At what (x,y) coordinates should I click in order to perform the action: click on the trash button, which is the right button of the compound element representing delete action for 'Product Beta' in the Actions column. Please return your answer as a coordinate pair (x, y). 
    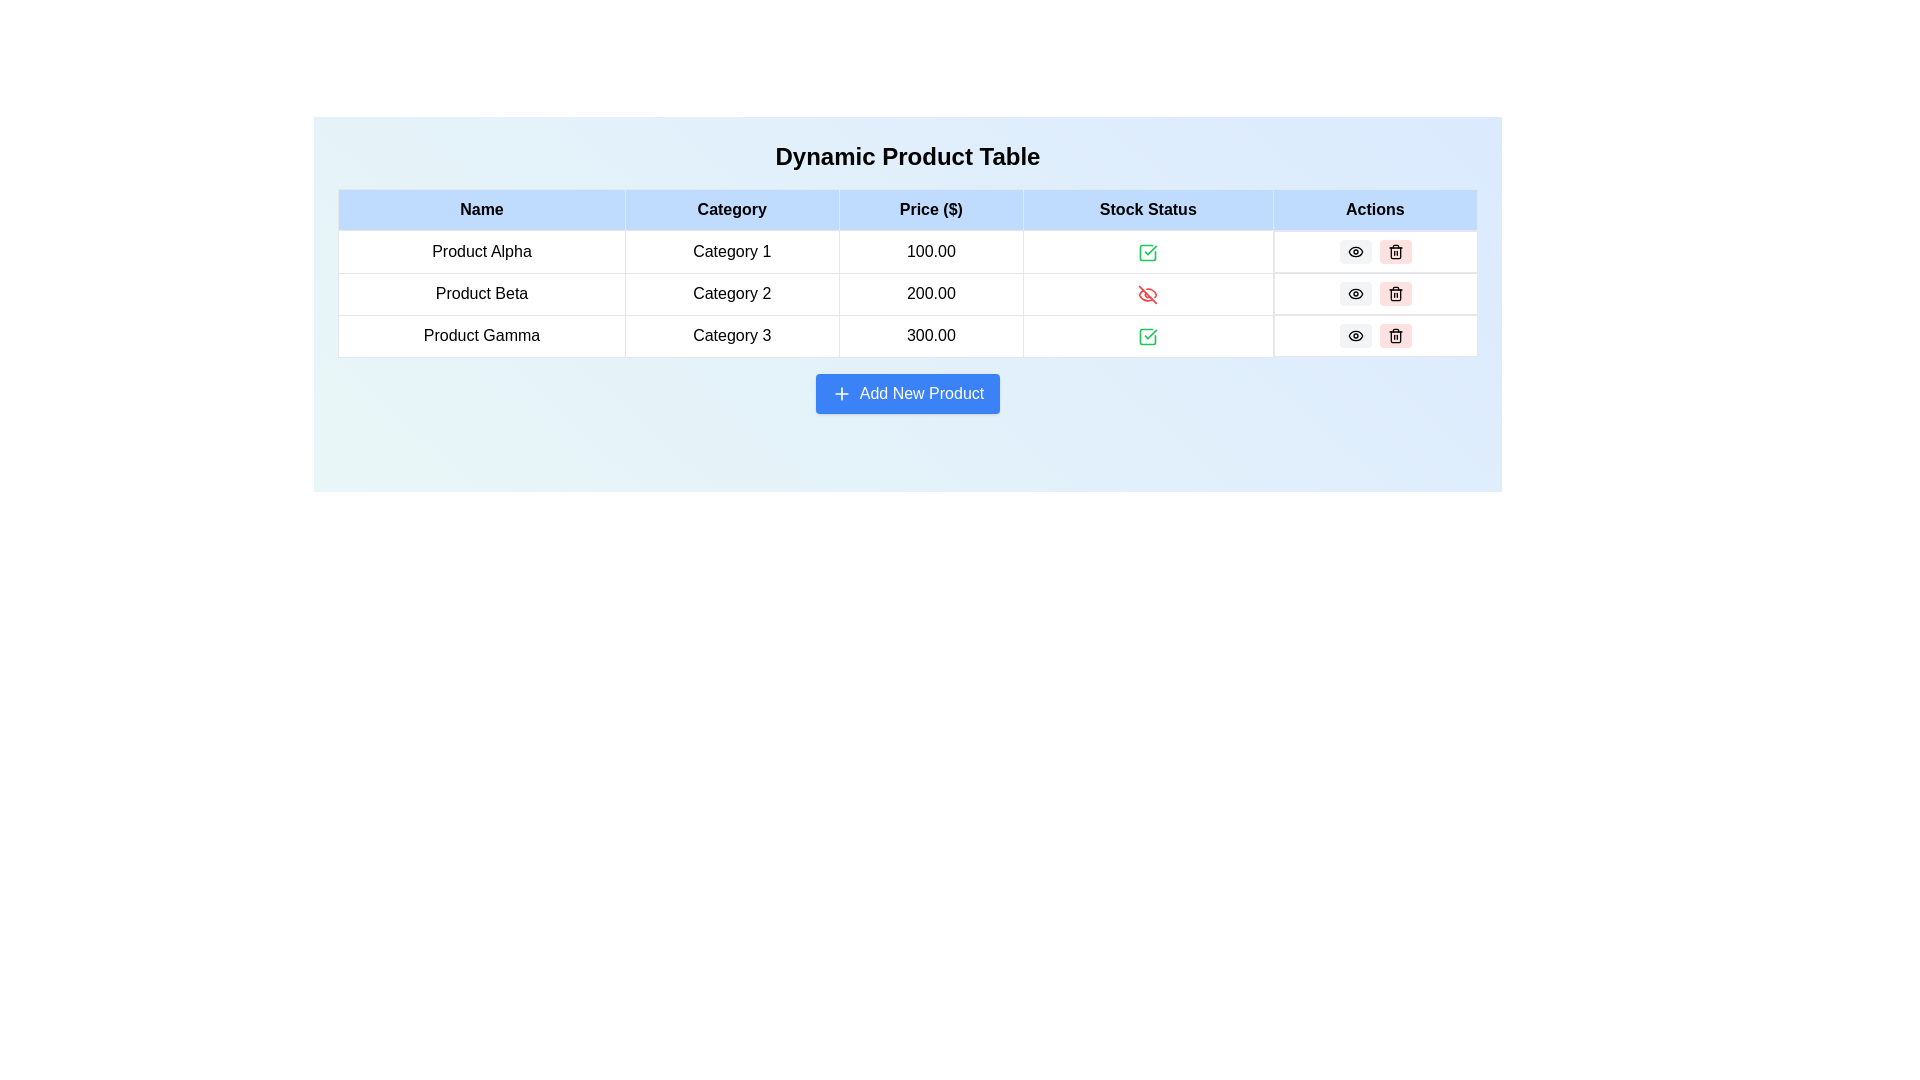
    Looking at the image, I should click on (1373, 293).